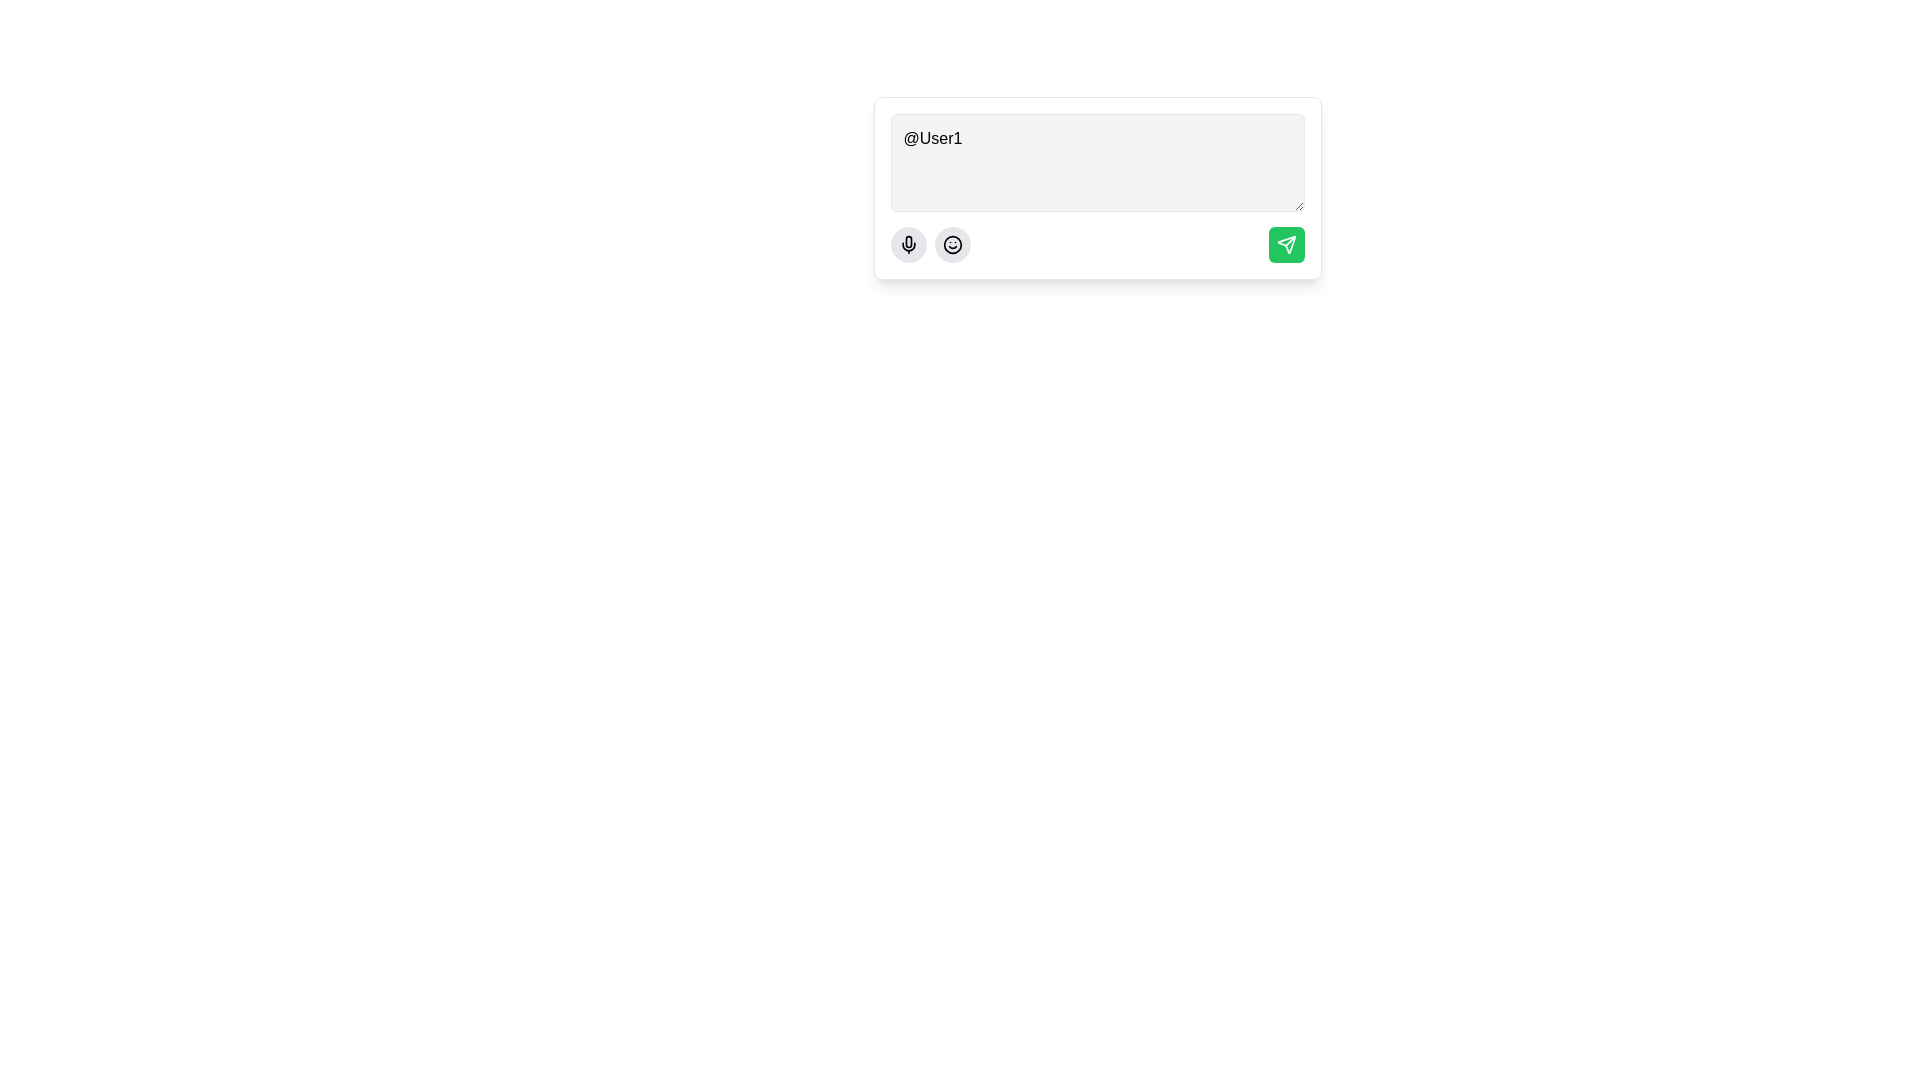 This screenshot has width=1920, height=1080. I want to click on the microphone icon, which is part of a group of interactive circular icons with a light gray background, located below the typed message in the reply area, so click(929, 244).